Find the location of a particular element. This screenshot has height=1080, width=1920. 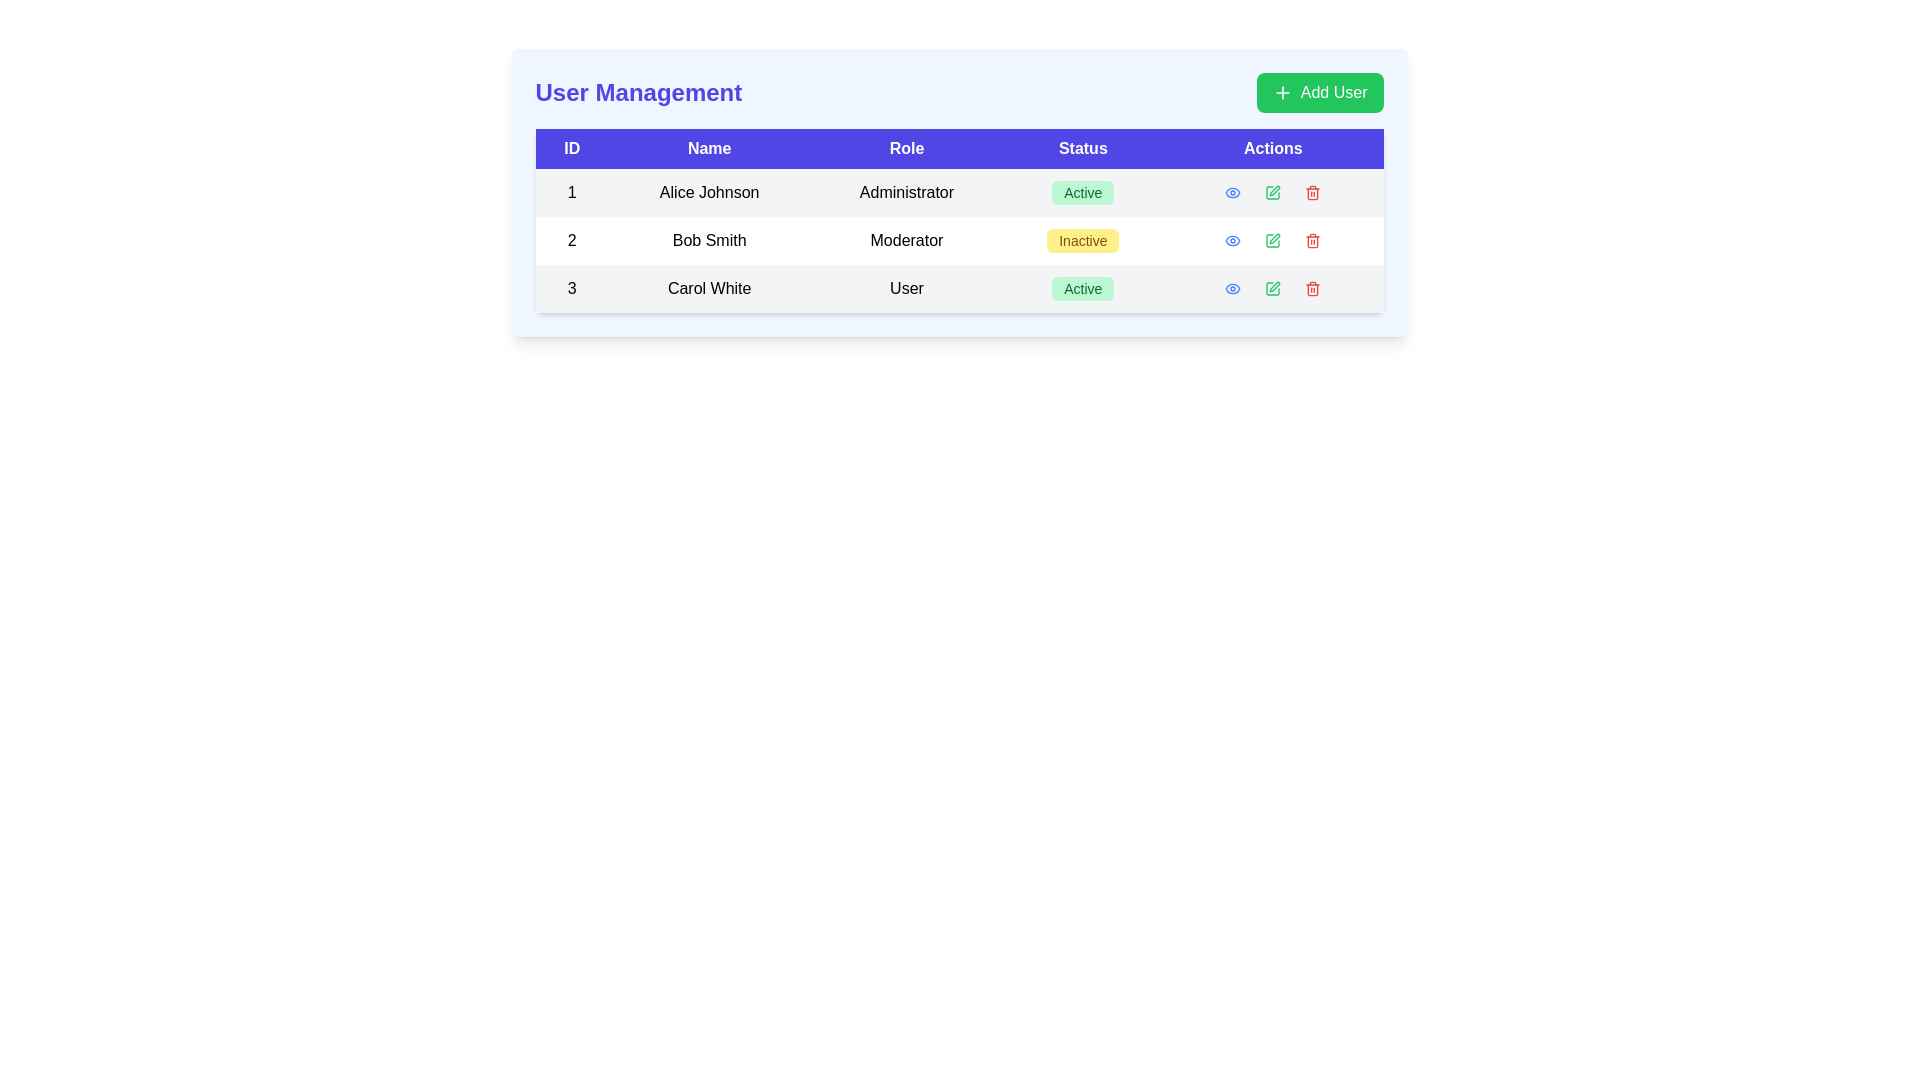

the 'Add User' icon, which is the foremost icon on the green button that initiates the addition of a user, located in the top-right corner of the user interface is located at coordinates (1282, 92).